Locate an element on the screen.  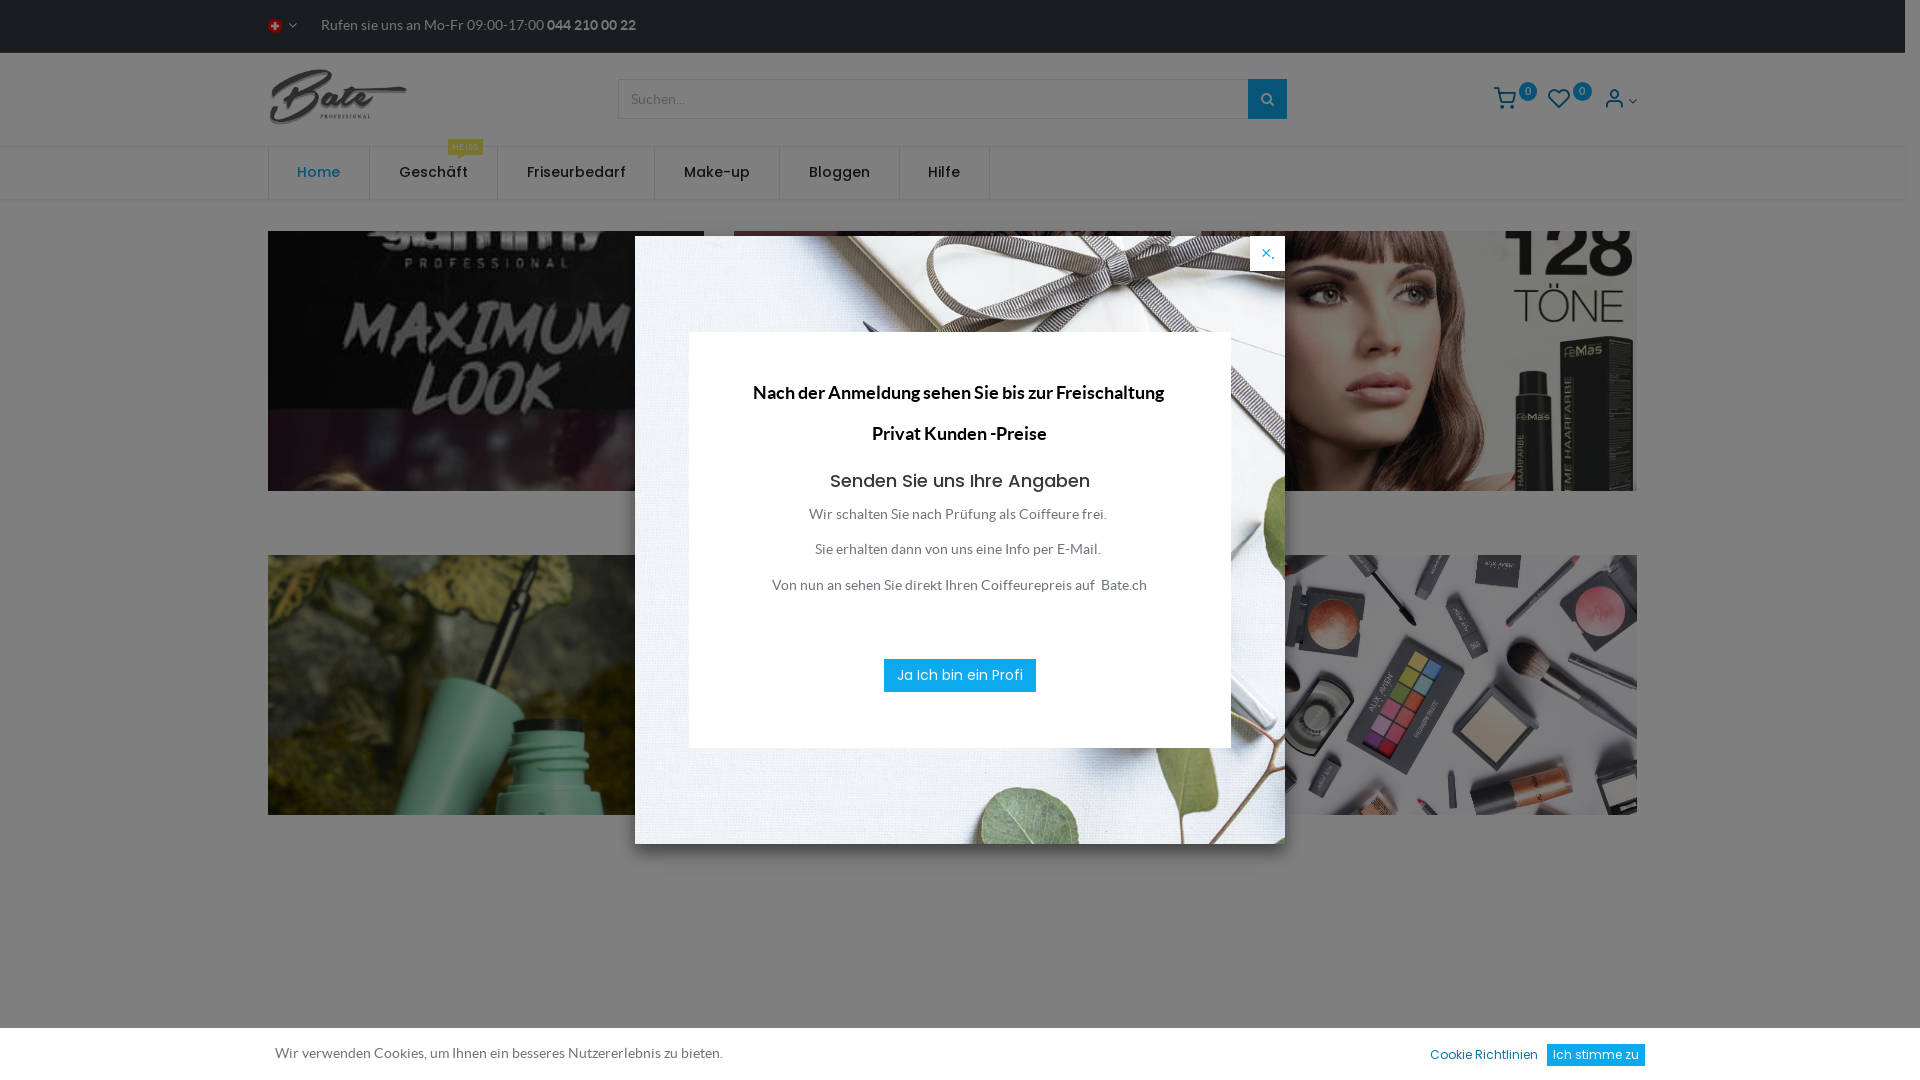
'Friseurbedarf' is located at coordinates (575, 172).